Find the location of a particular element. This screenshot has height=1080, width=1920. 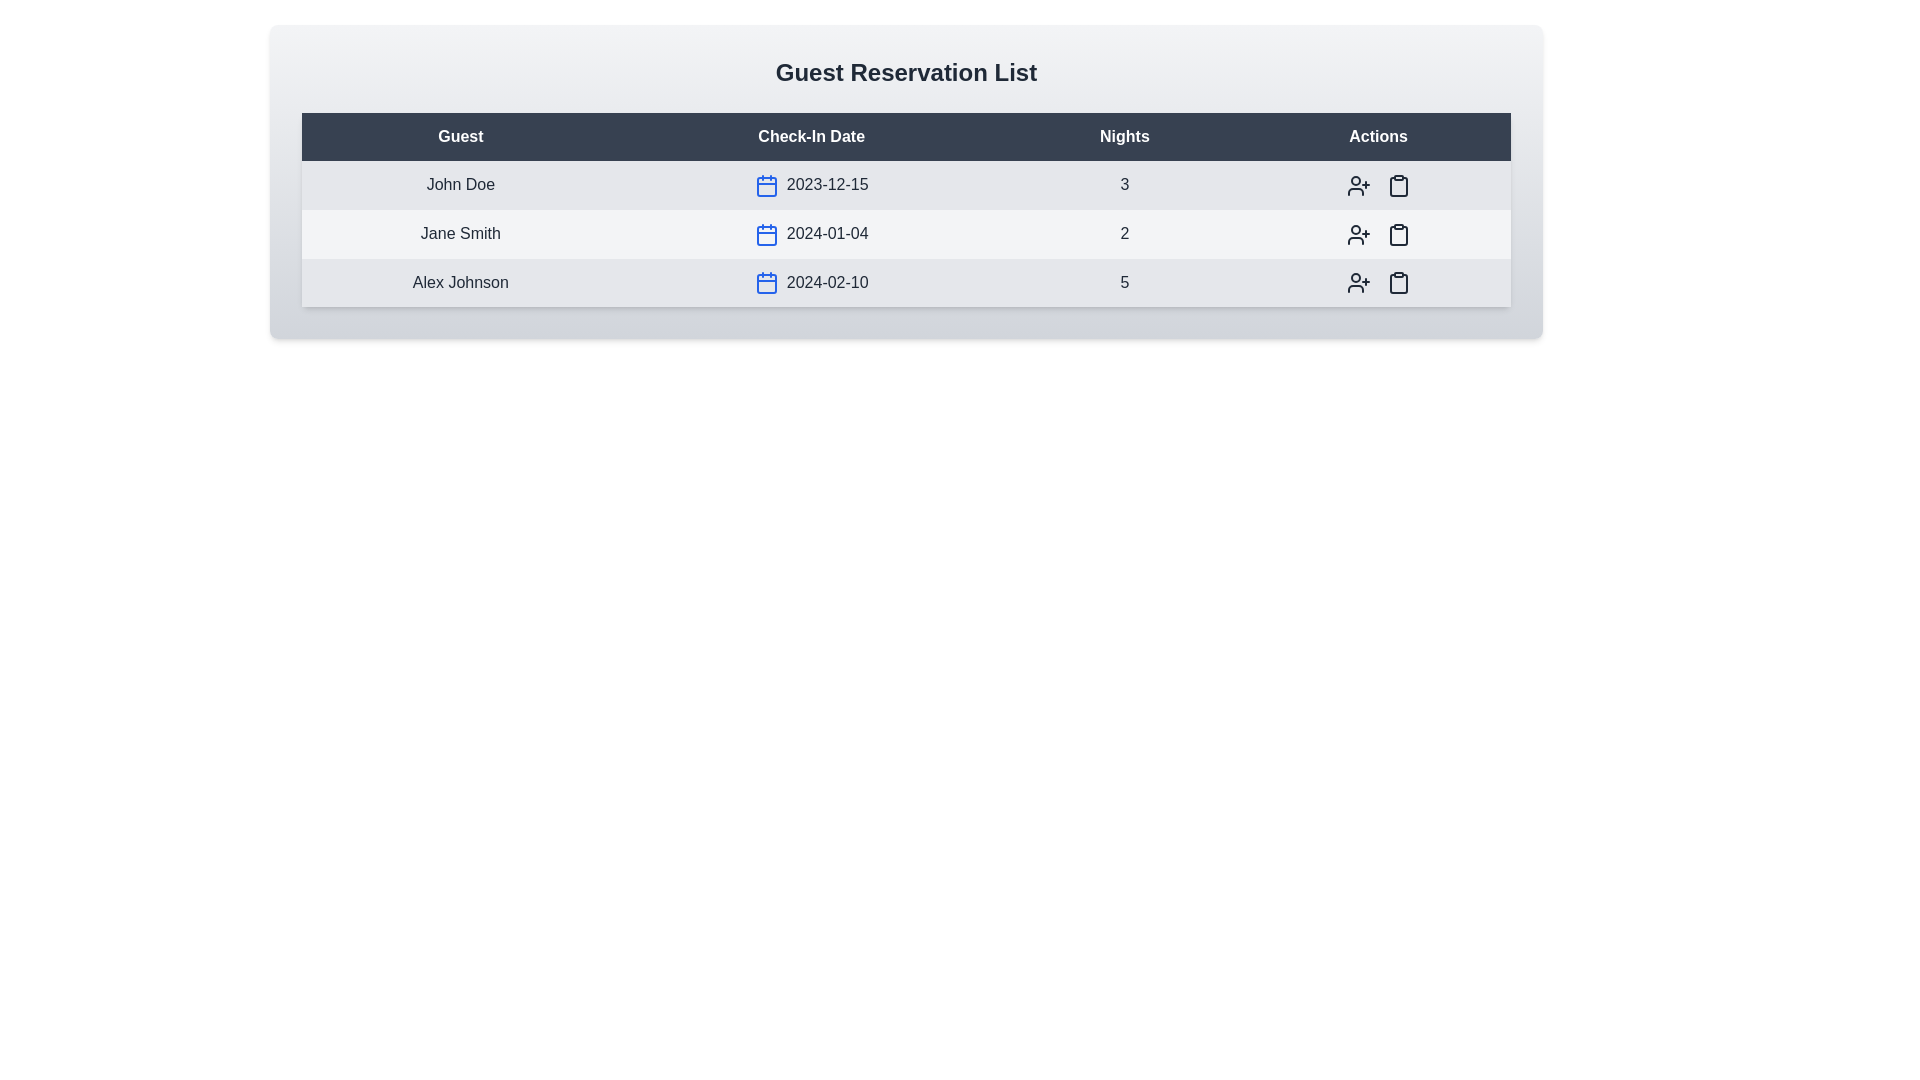

the main body of the calendar icon, which is a rectangular shape with rounded corners and a blue stroke, located under the 'Check-In Date' column in the second row of the table is located at coordinates (765, 234).